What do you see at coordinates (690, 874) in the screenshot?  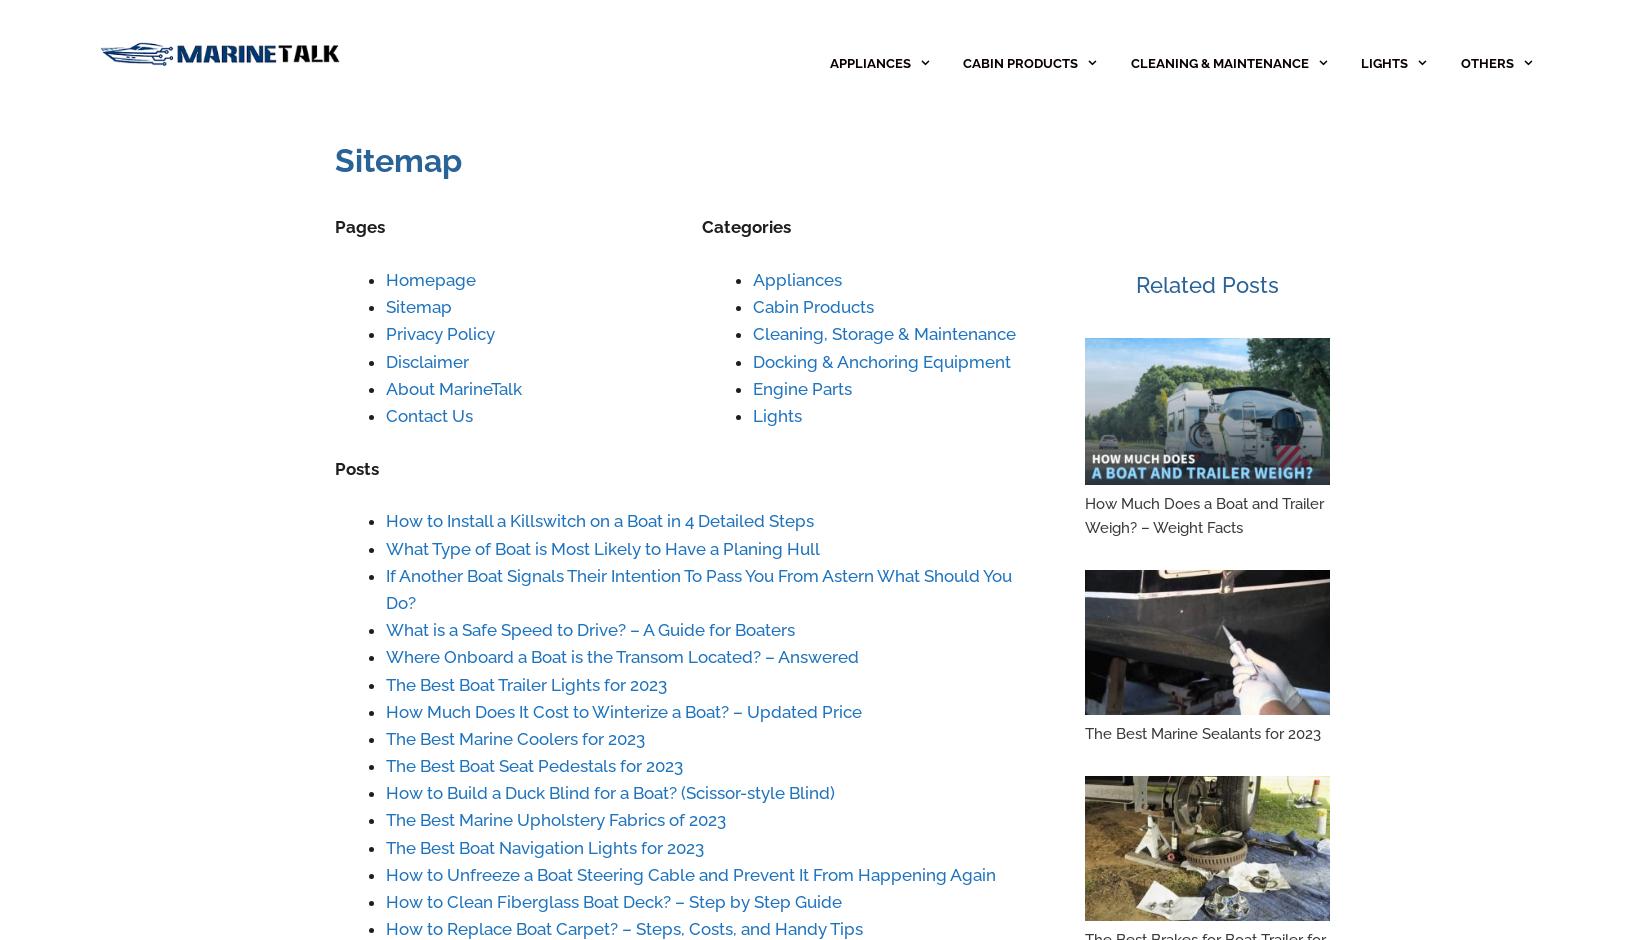 I see `'How to Unfreeze a Boat Steering Cable and Prevent It From Happening Again'` at bounding box center [690, 874].